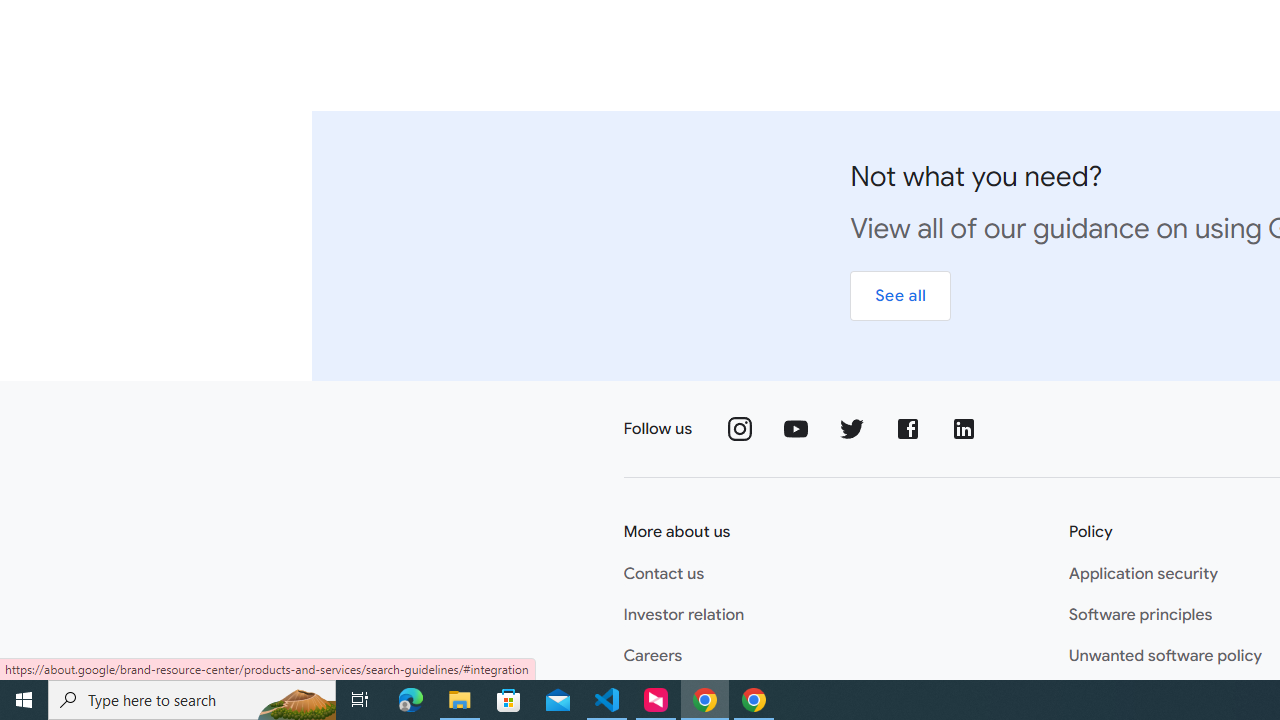  I want to click on 'Investor relation', so click(684, 614).